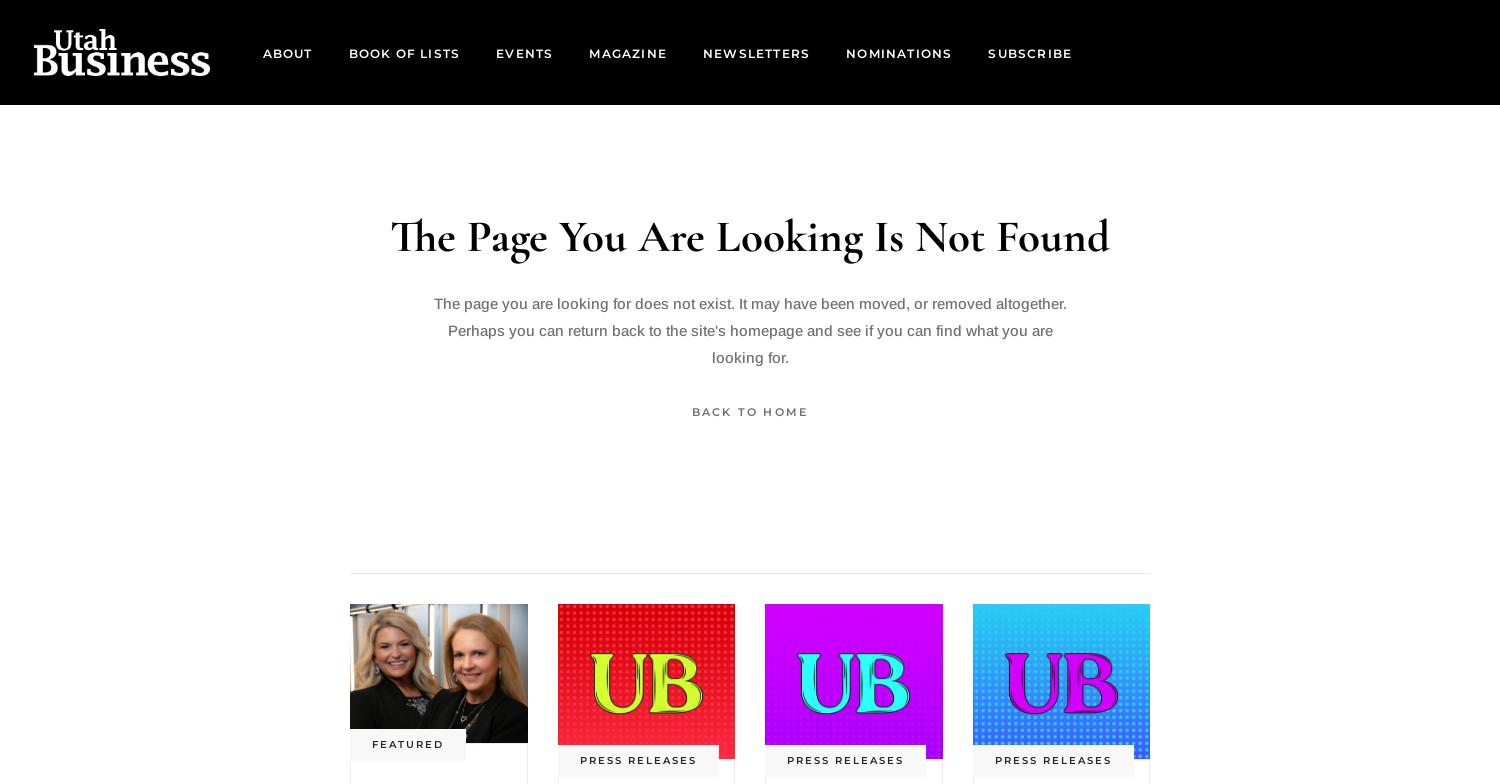  I want to click on 'Subscribe', so click(1030, 52).